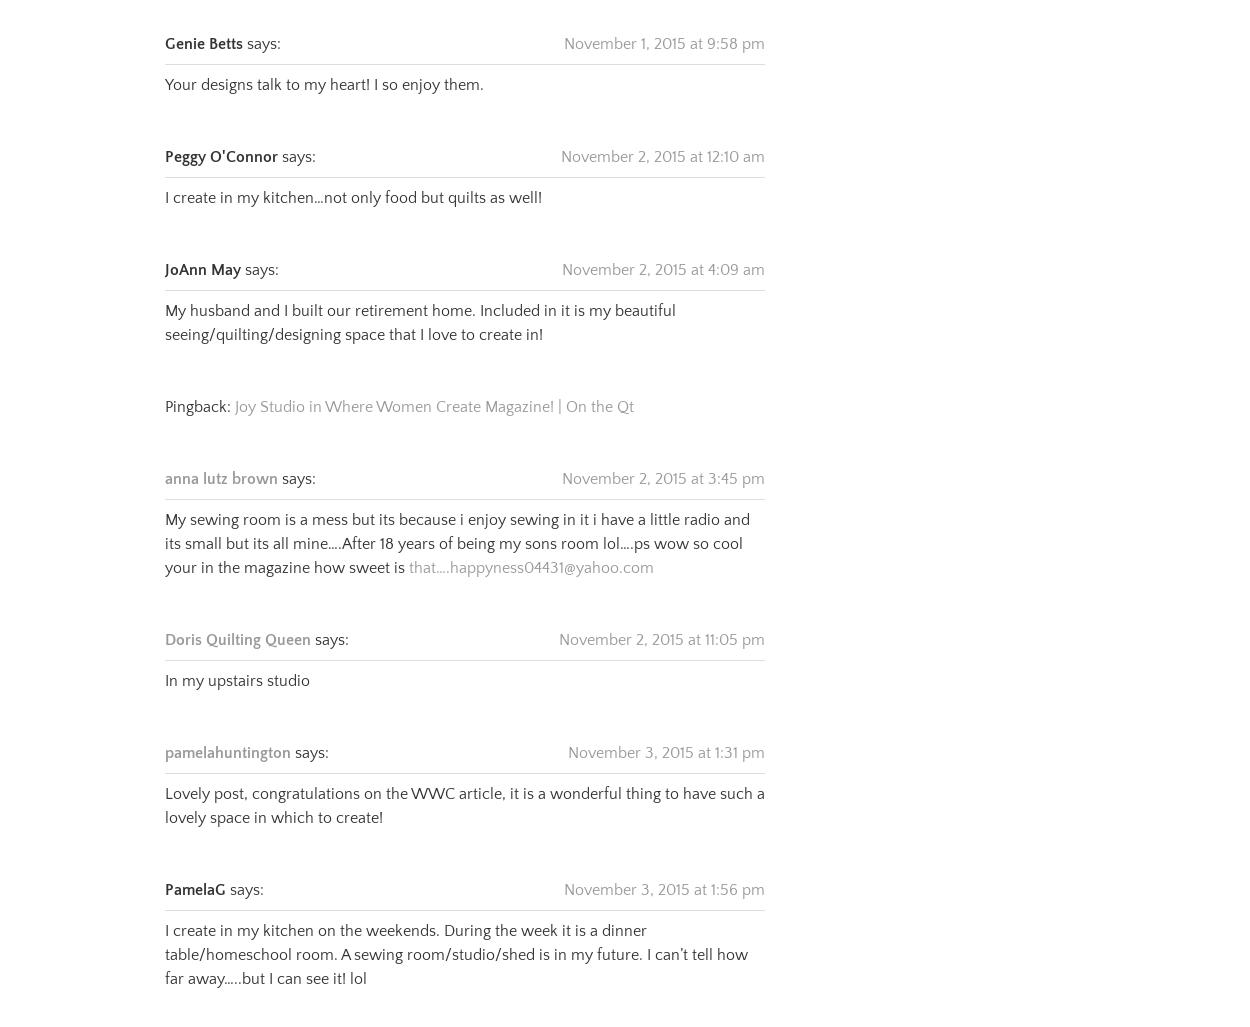 The image size is (1250, 1027). I want to click on 'My husband and I built our retirement home. Included in it is my beautiful seeing/quilting/designing space that I love to create in!', so click(165, 297).